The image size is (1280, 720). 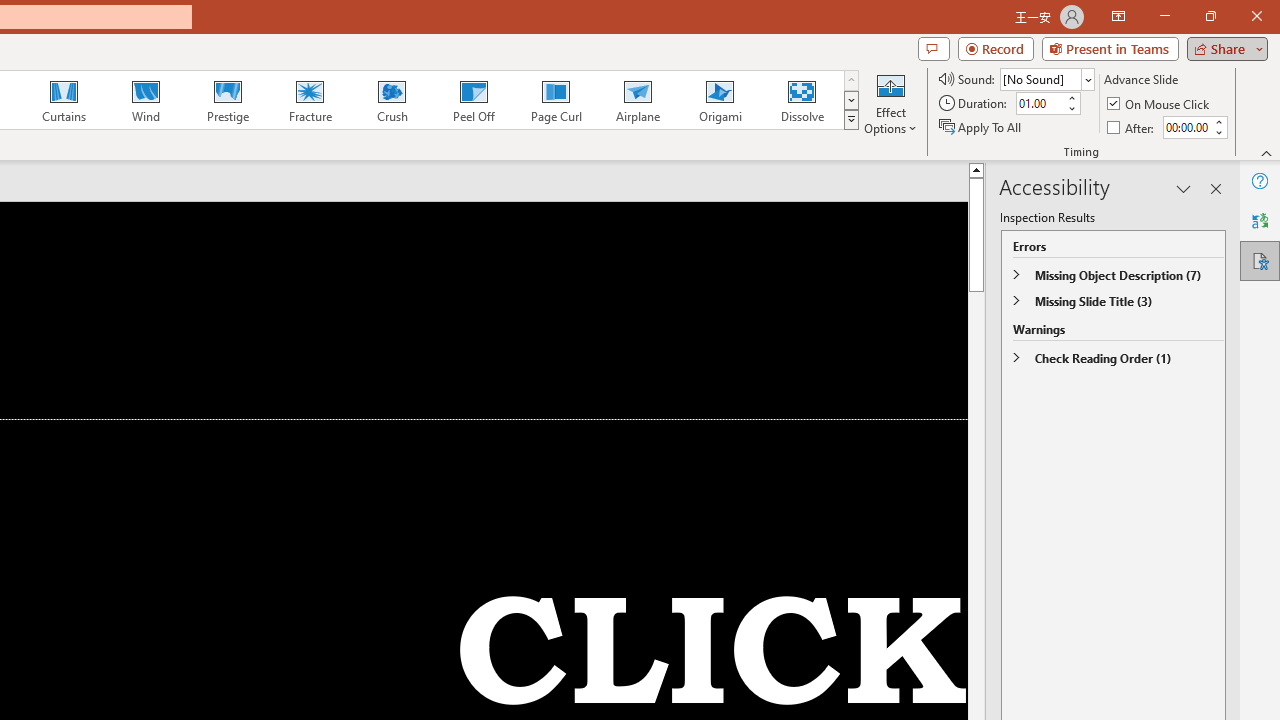 What do you see at coordinates (851, 100) in the screenshot?
I see `'Row Down'` at bounding box center [851, 100].